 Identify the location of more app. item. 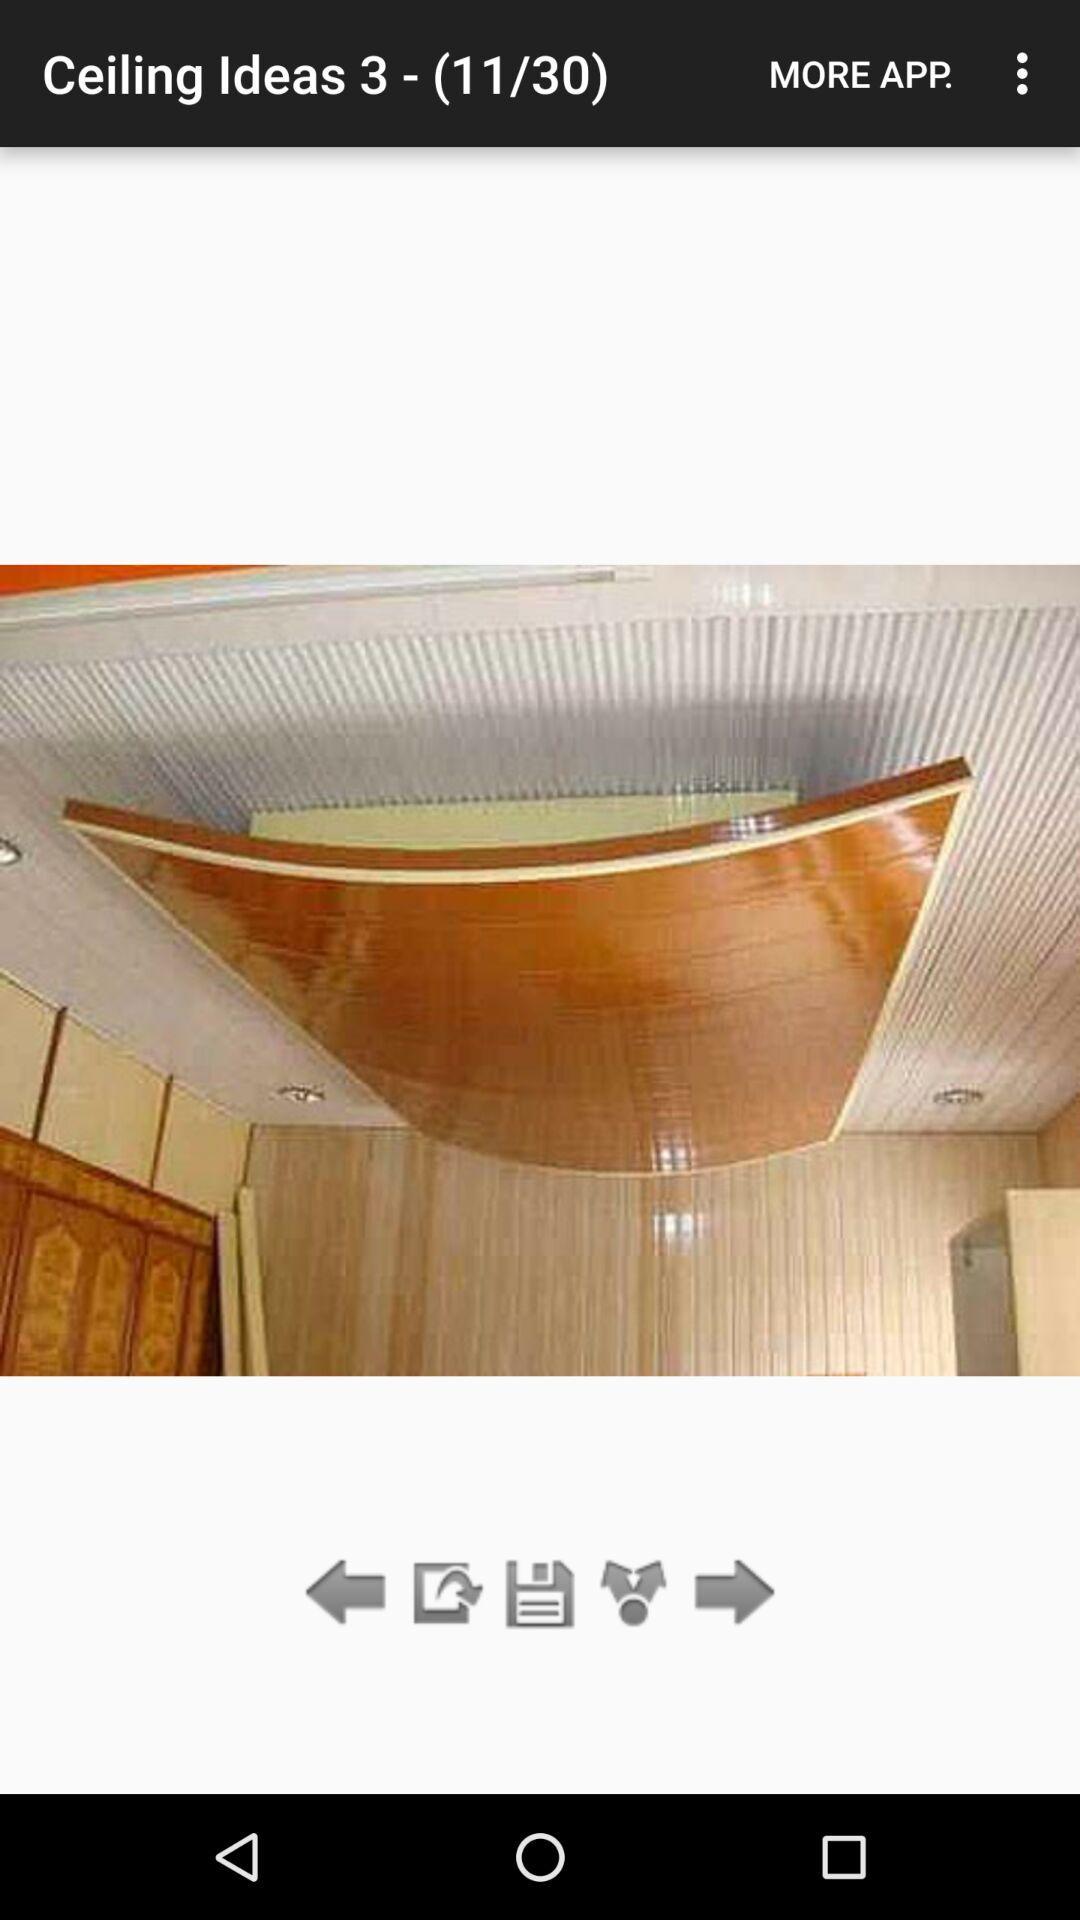
(860, 73).